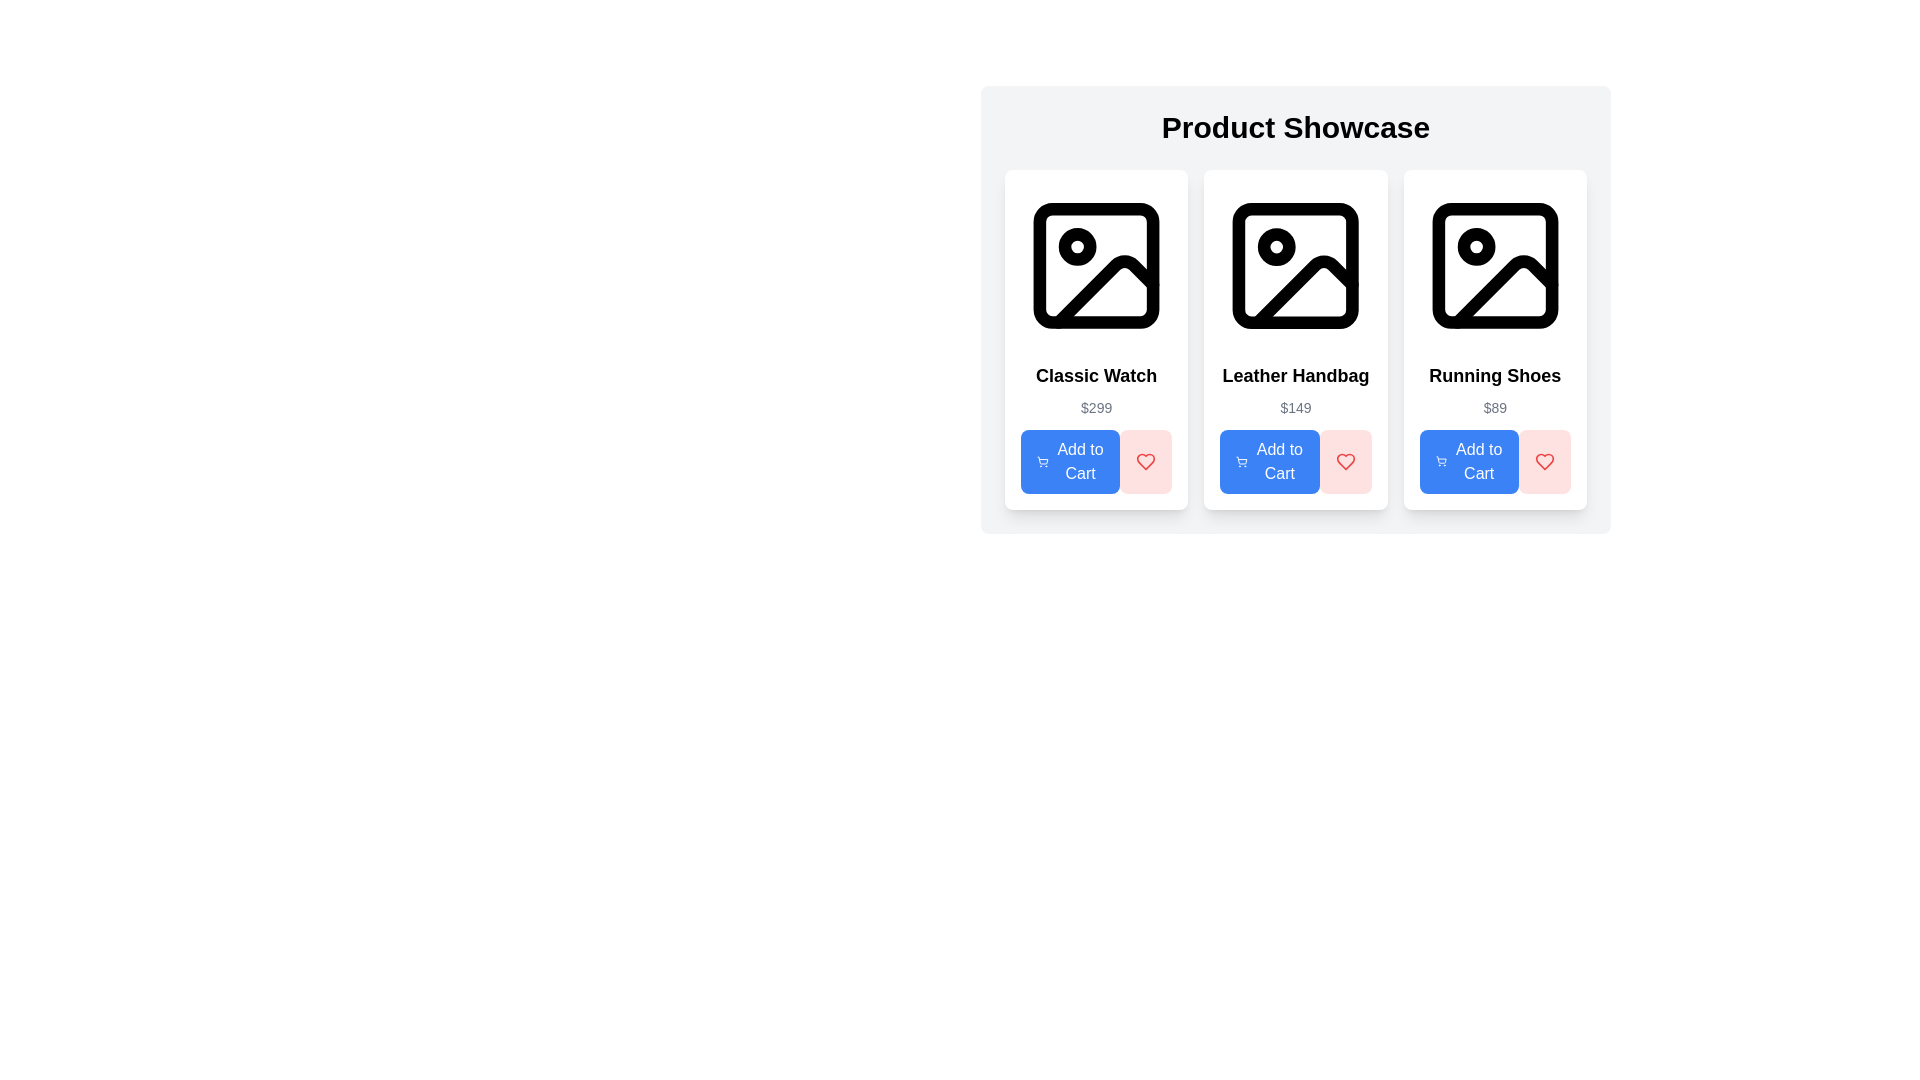  I want to click on the price label displaying '$89' located below 'Running Shoes' within the third product card, so click(1495, 407).